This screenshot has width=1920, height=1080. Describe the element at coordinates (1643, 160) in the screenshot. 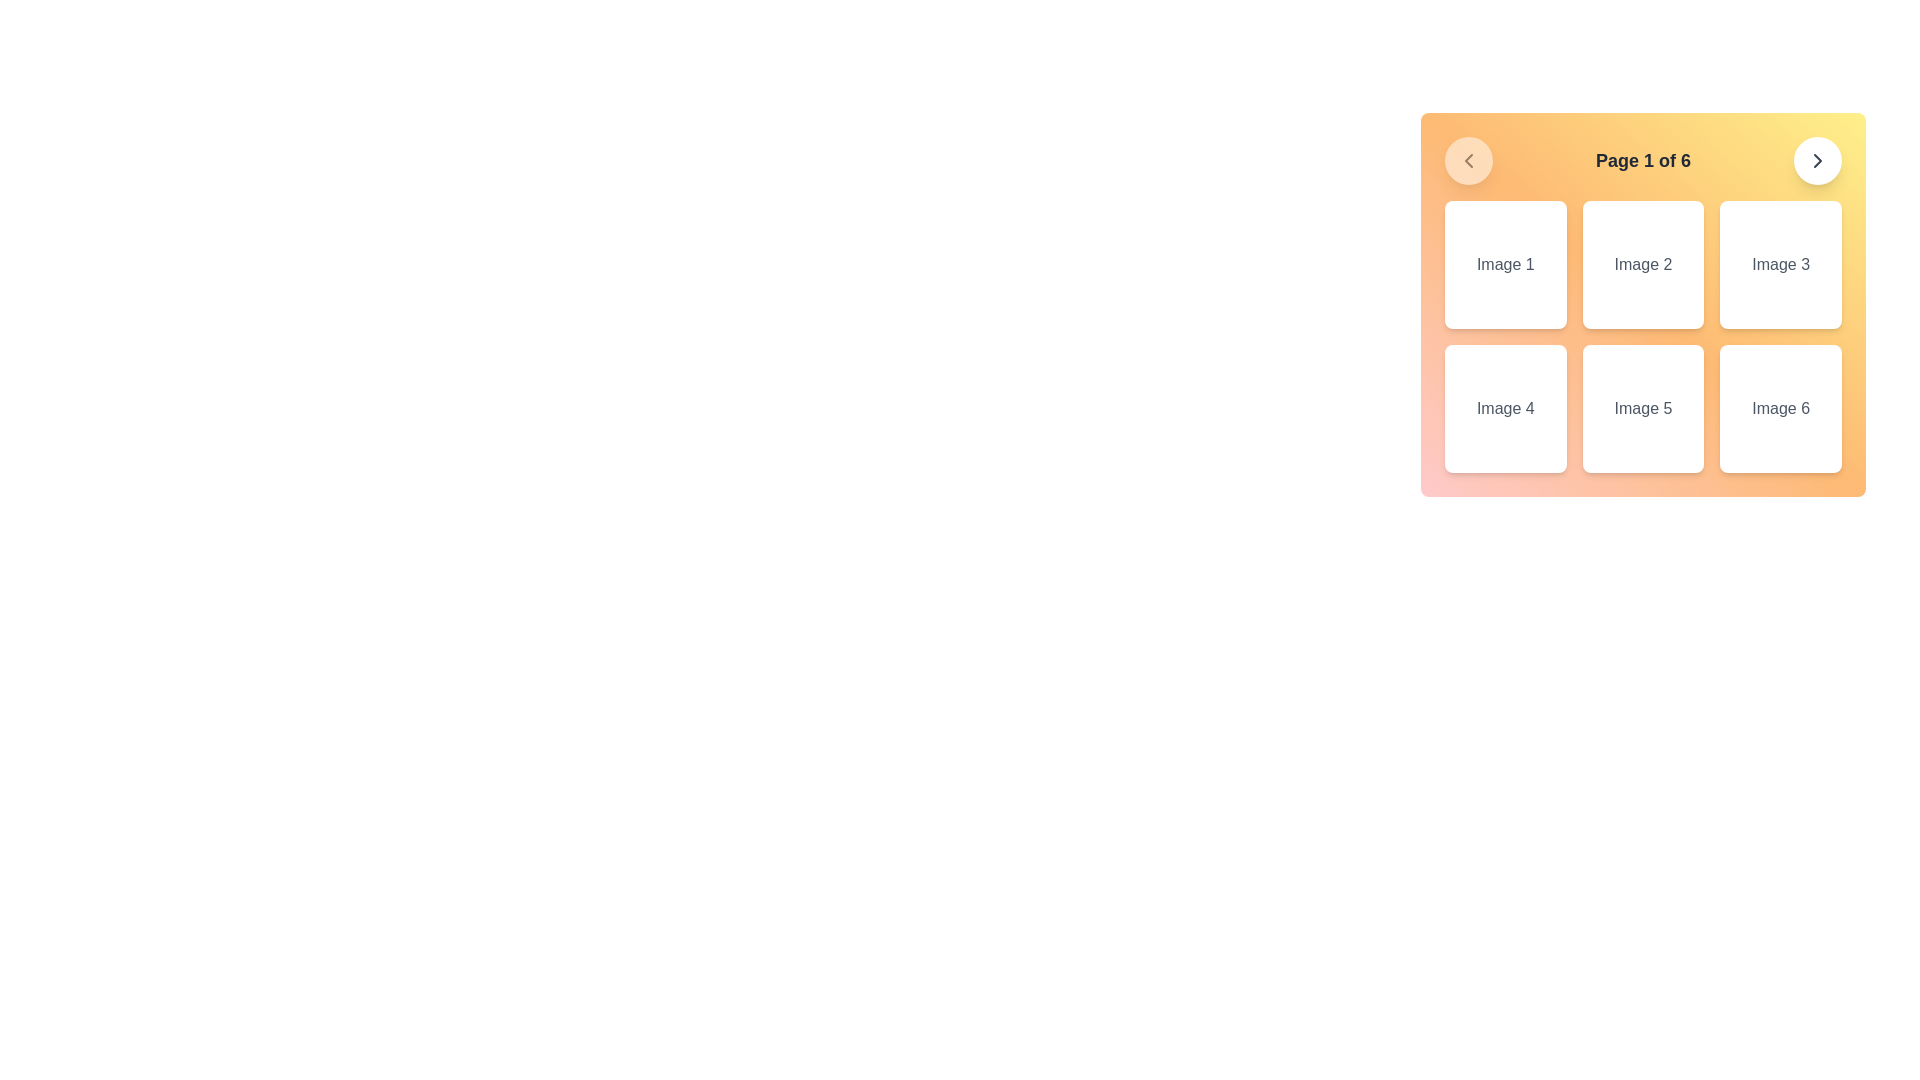

I see `the textual element displaying 'Page 1 of 6' which is styled with a bold font and dark color, located in the top section of a card-like layout` at that location.